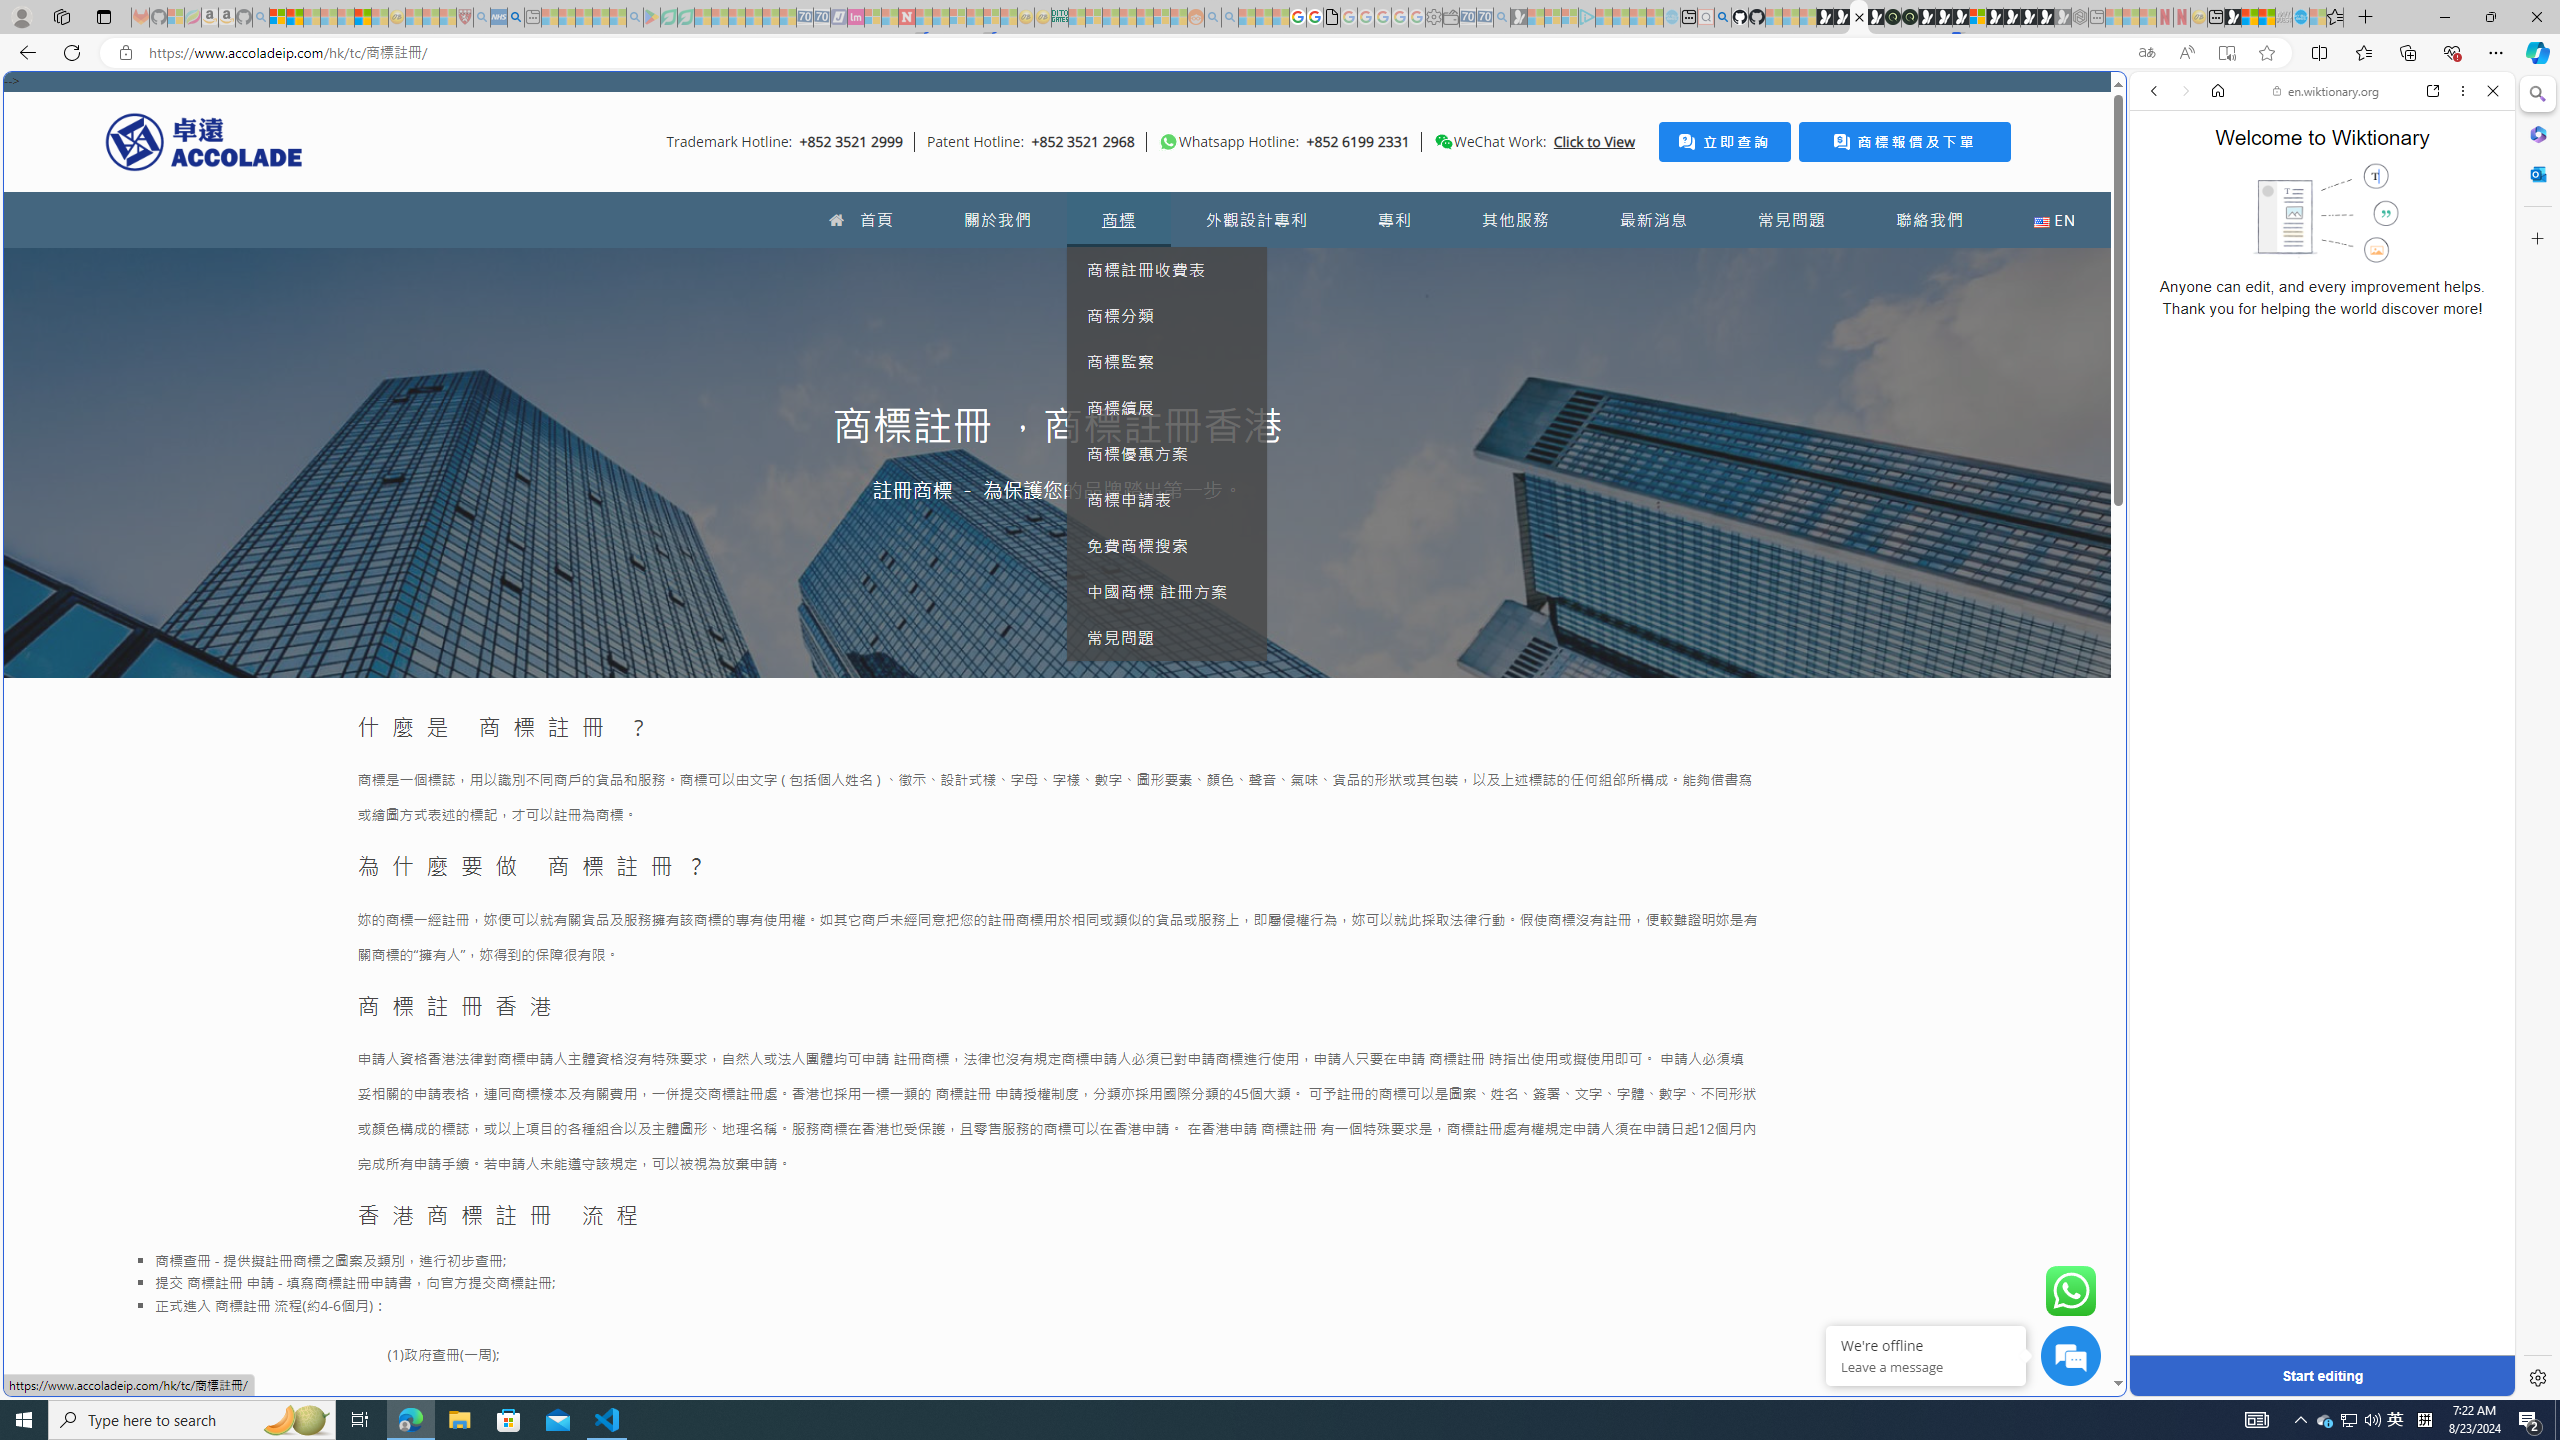  Describe the element at coordinates (1908, 16) in the screenshot. I see `'Future Focus Report 2024'` at that location.